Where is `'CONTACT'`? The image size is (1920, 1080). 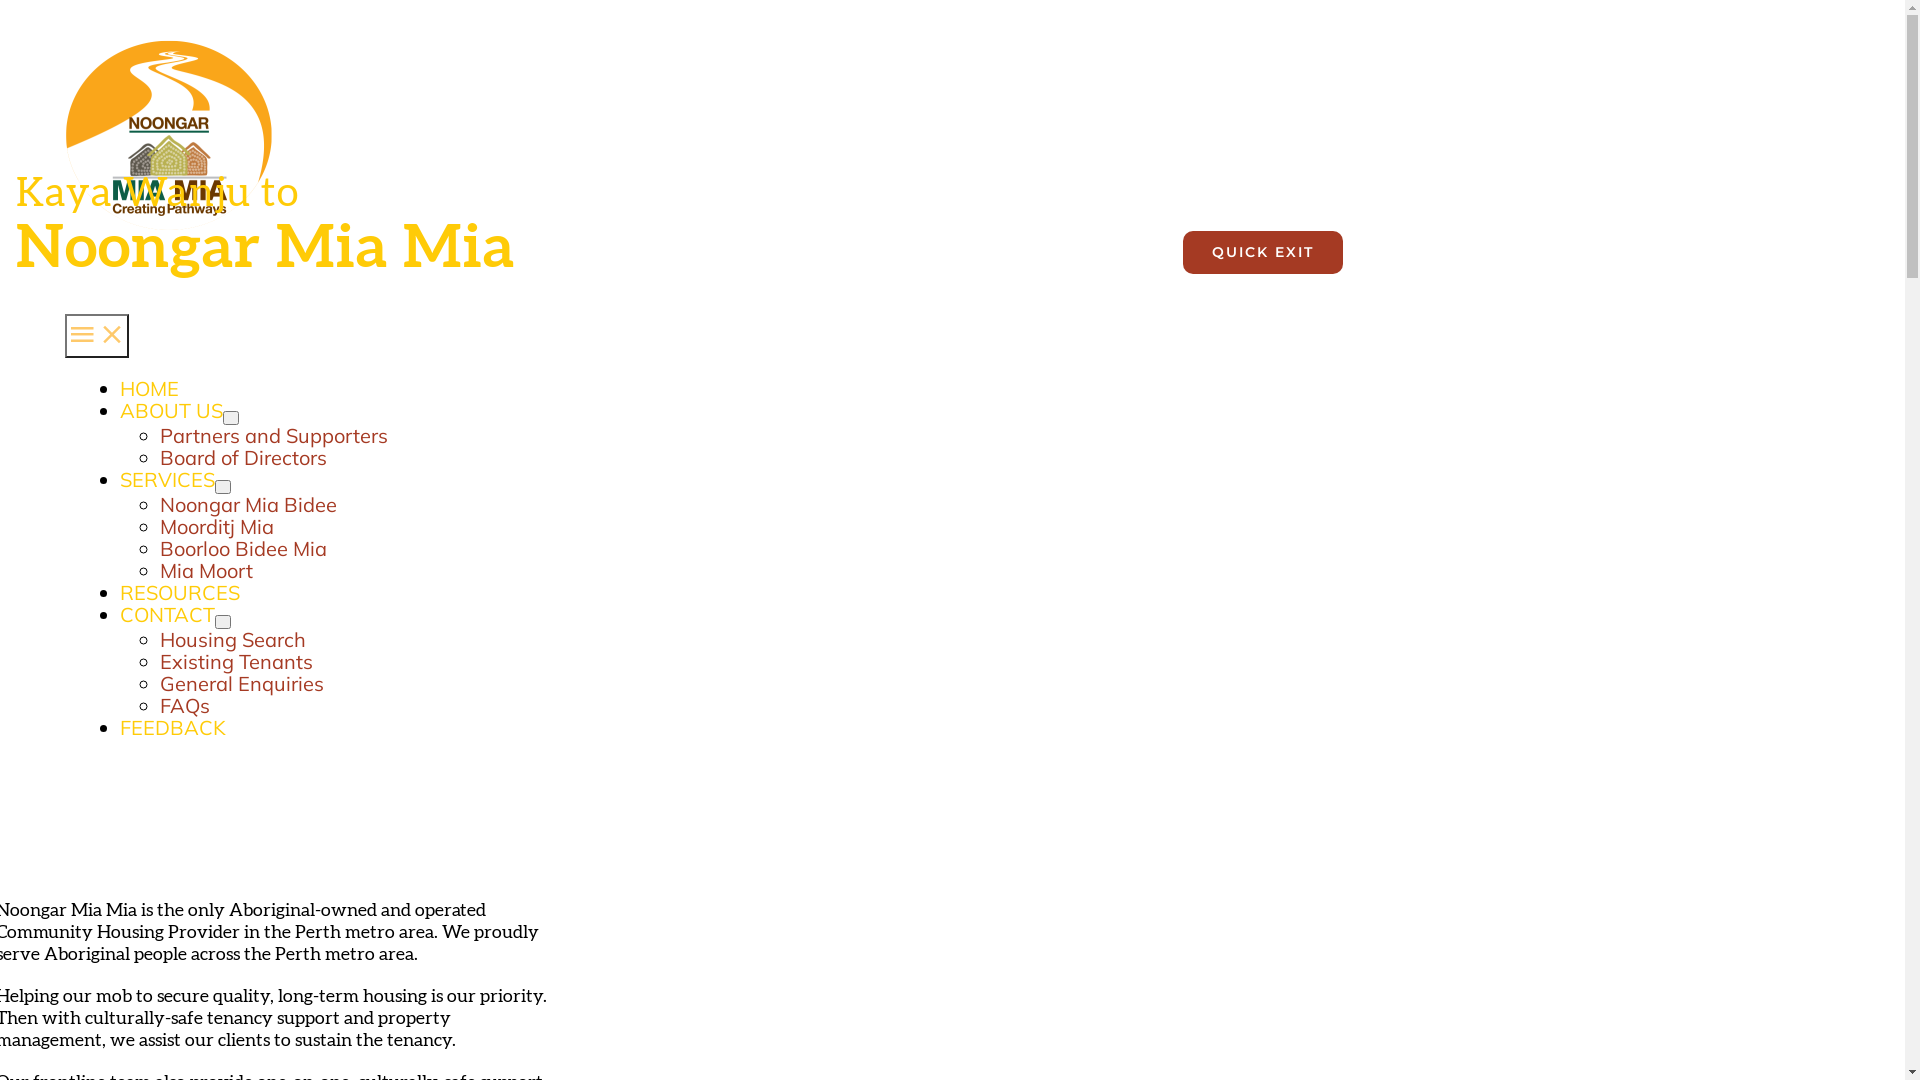 'CONTACT' is located at coordinates (167, 613).